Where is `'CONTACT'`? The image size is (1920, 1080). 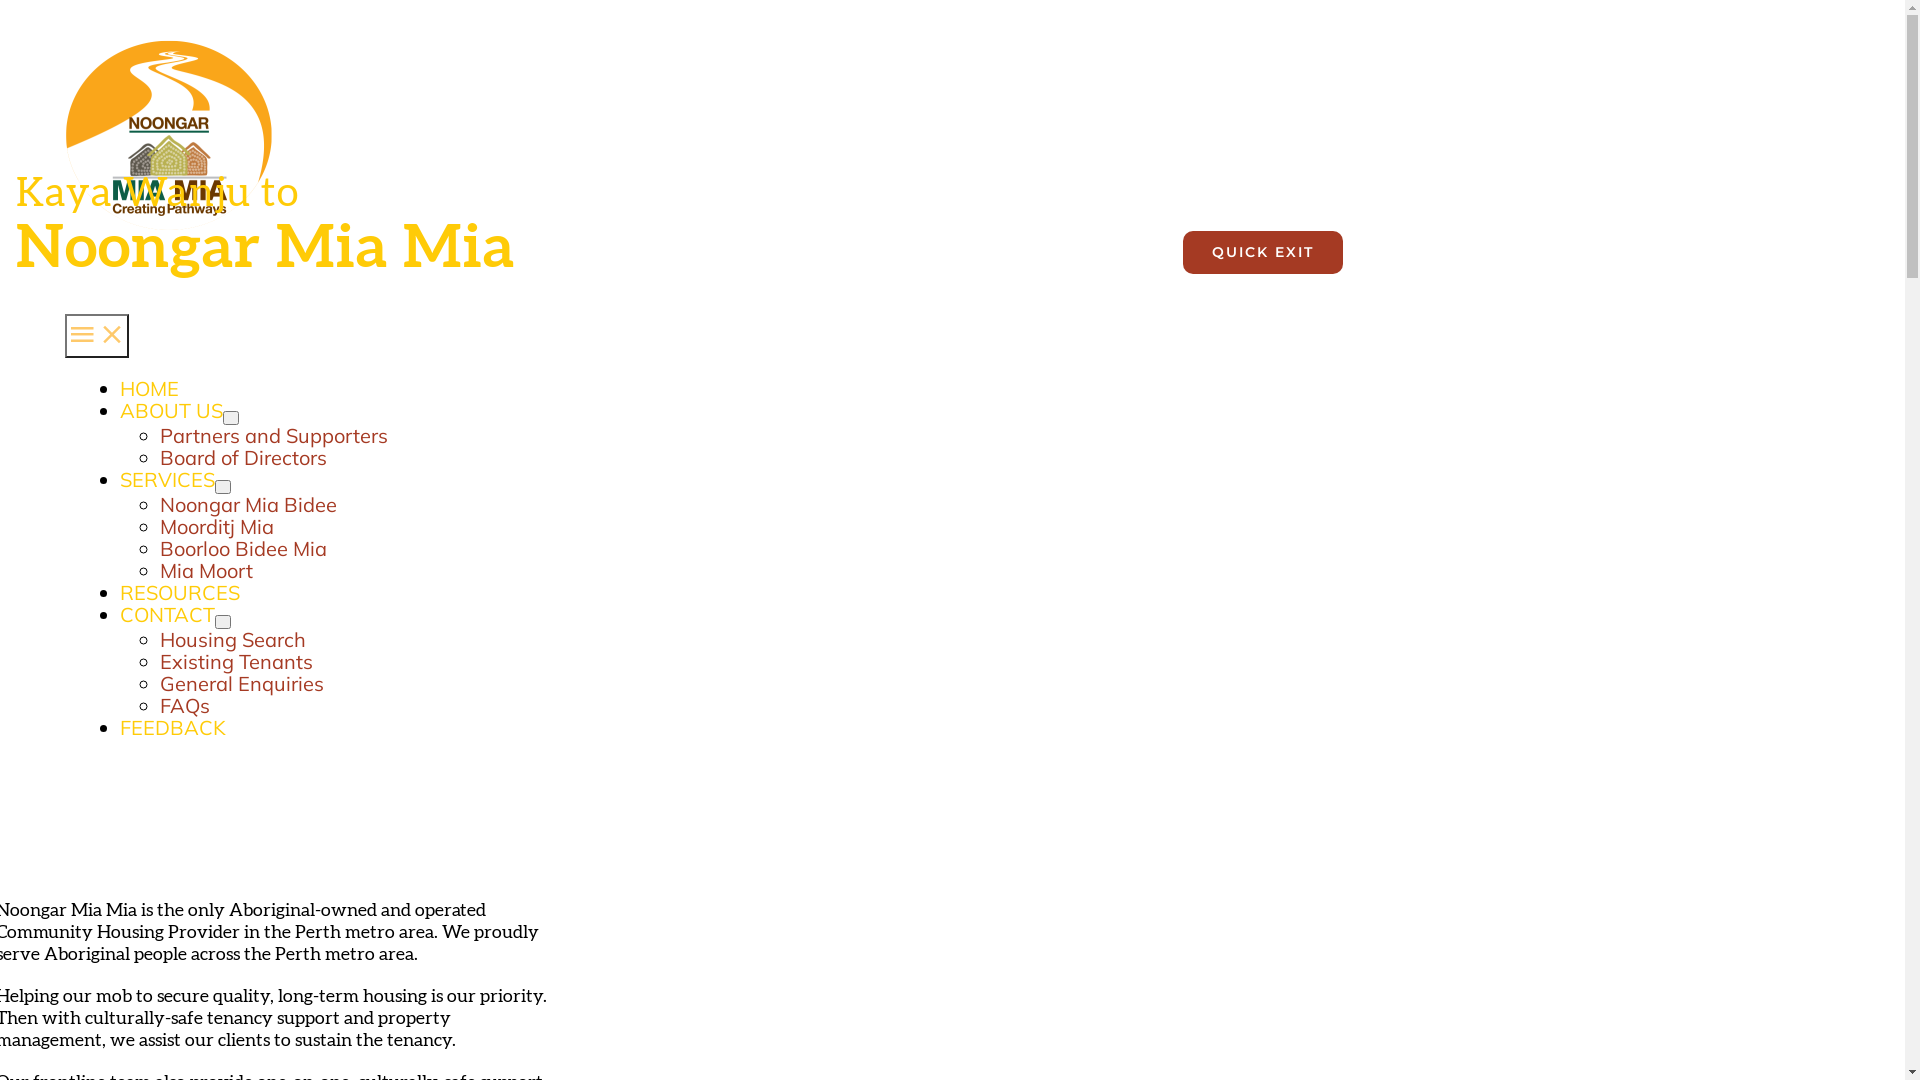 'CONTACT' is located at coordinates (167, 613).